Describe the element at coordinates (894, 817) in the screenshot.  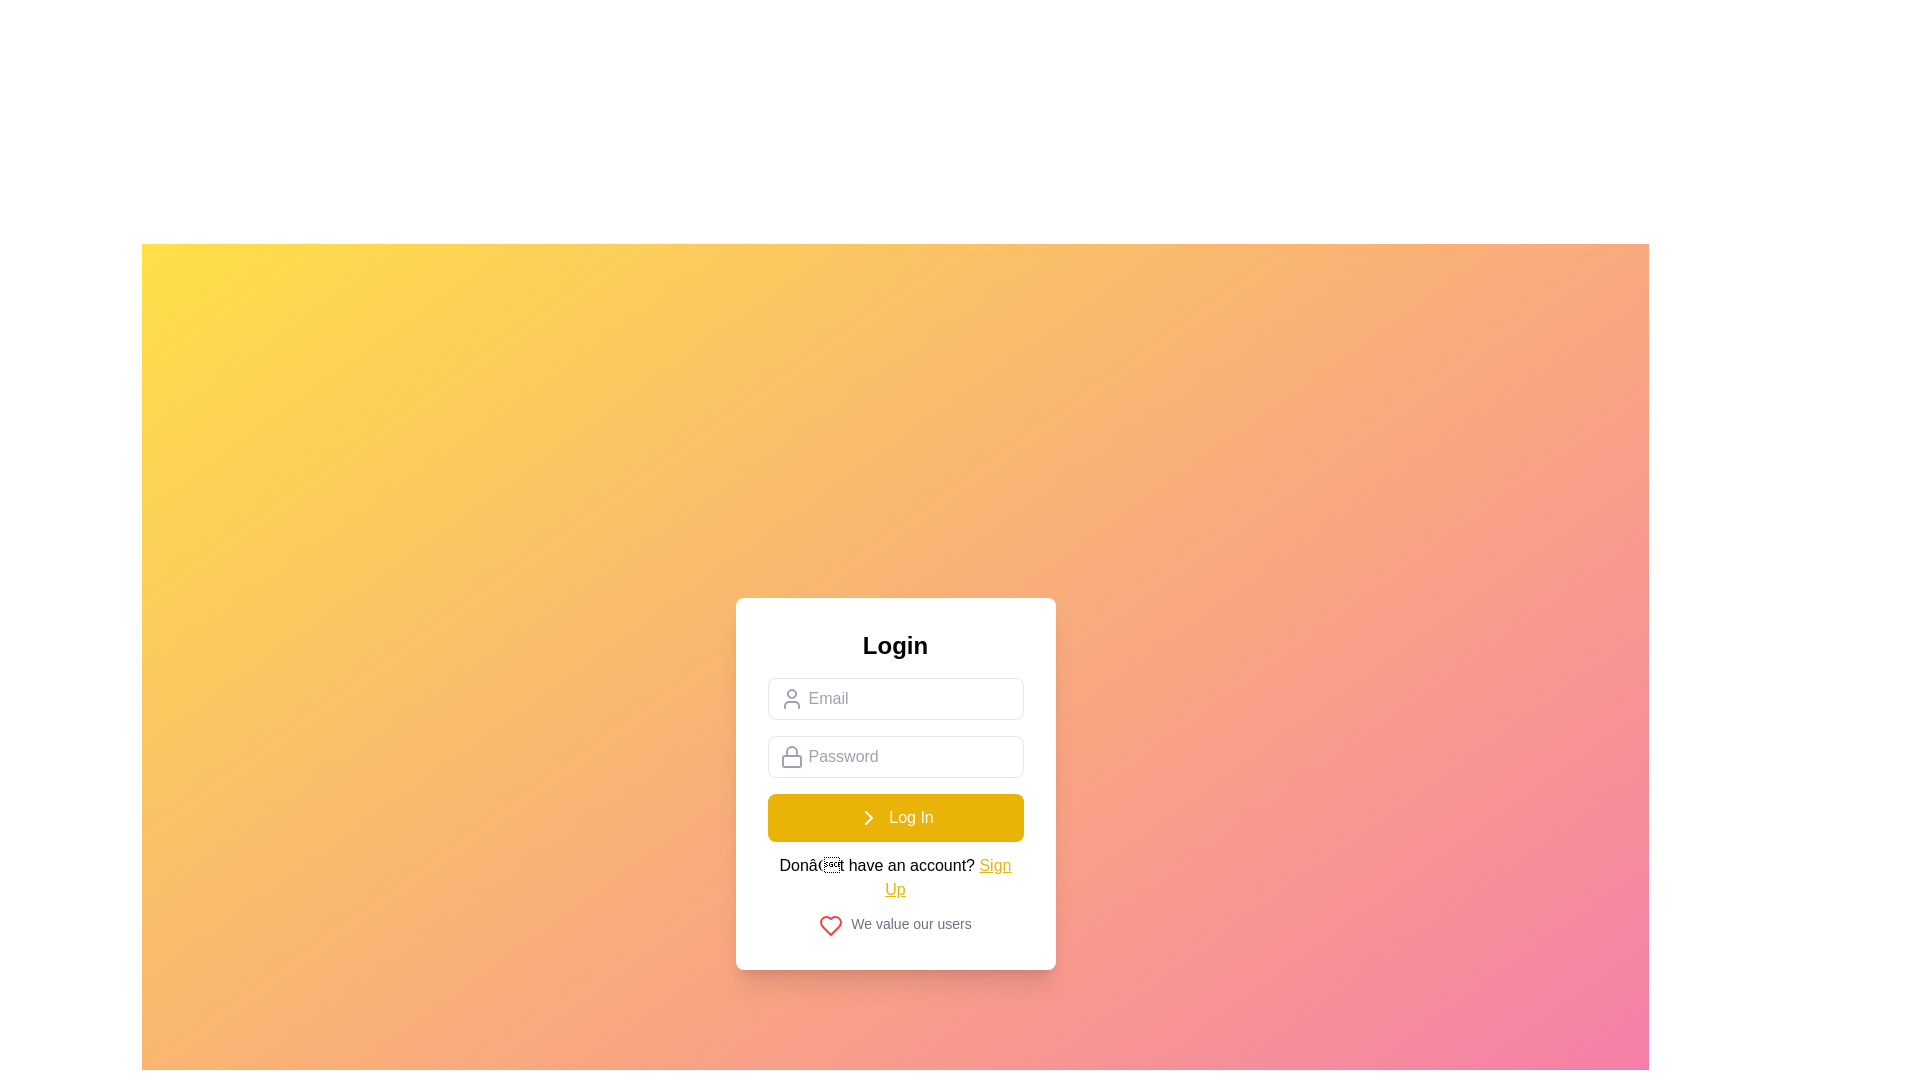
I see `the vibrant yellow 'Log In' button with white text and a rightward chevron icon` at that location.